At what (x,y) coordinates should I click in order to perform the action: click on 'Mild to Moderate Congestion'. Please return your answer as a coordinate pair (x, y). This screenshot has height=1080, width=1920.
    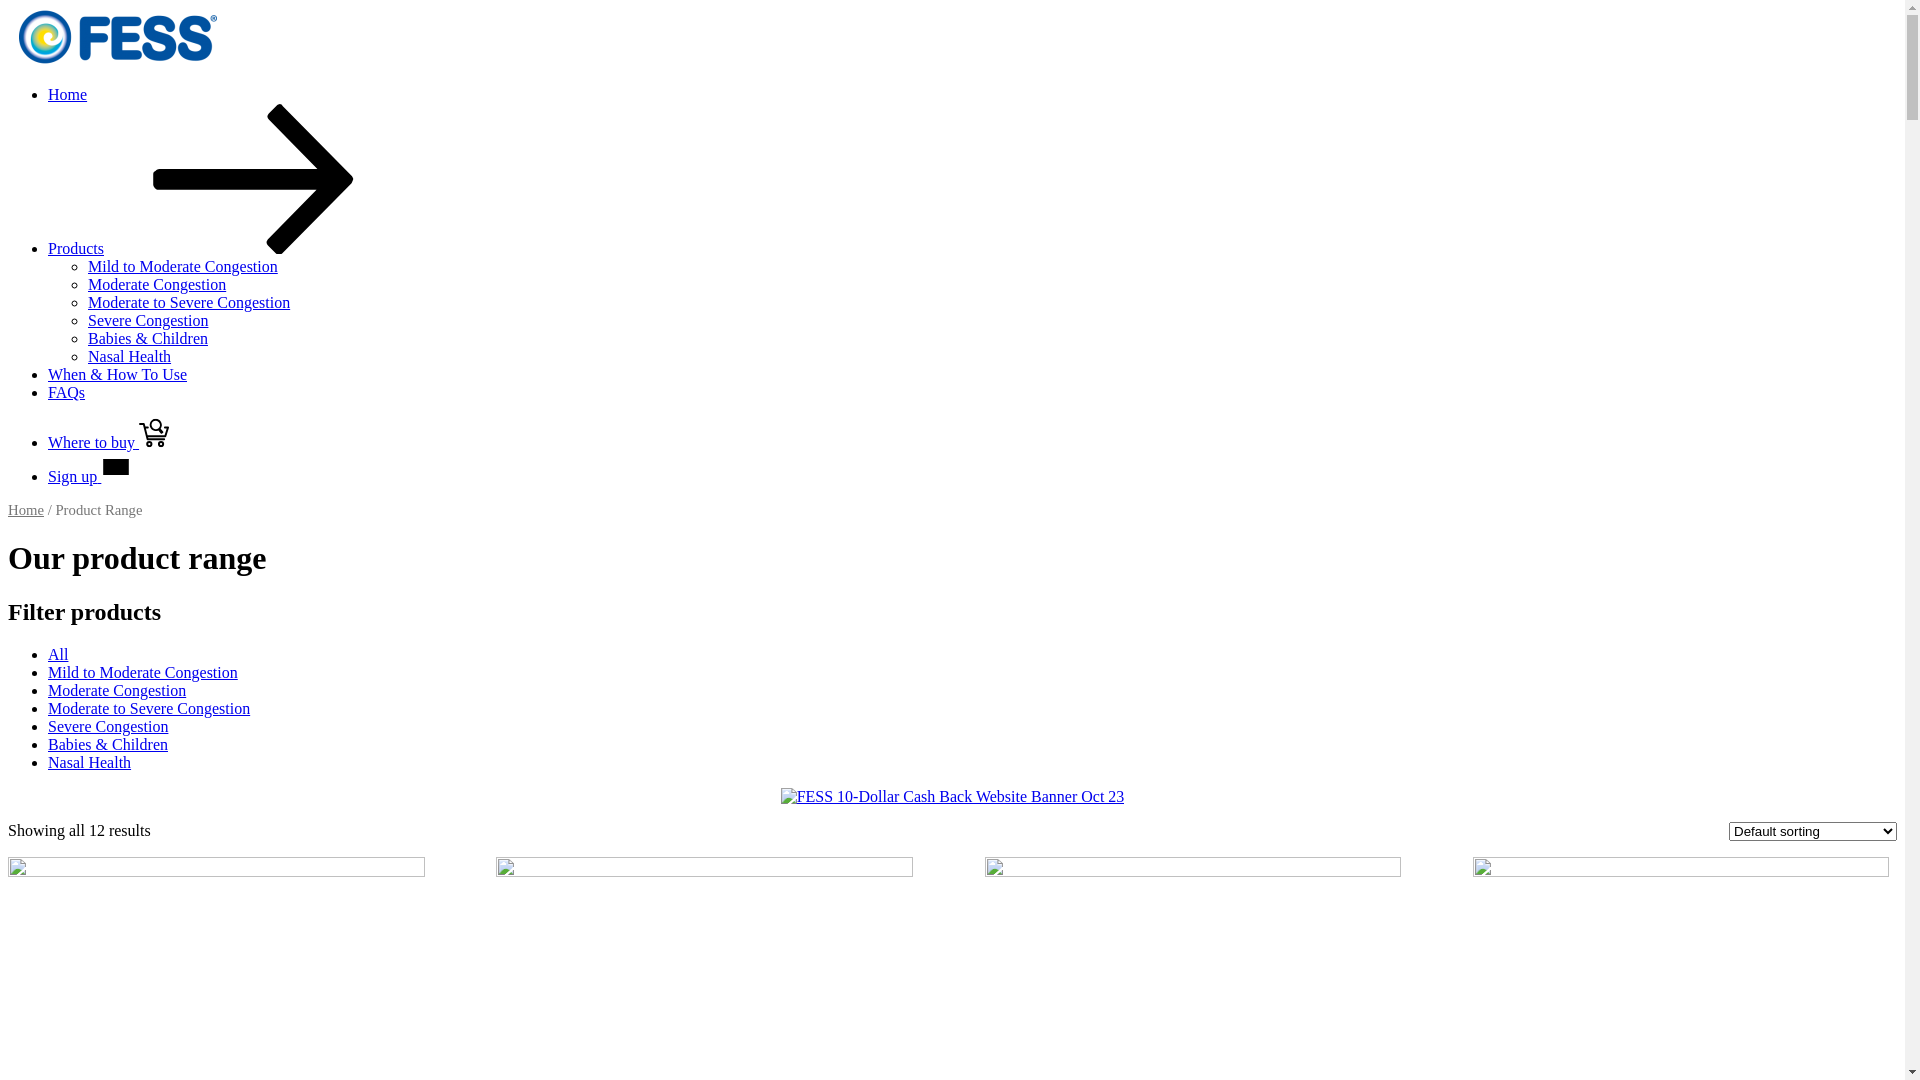
    Looking at the image, I should click on (142, 672).